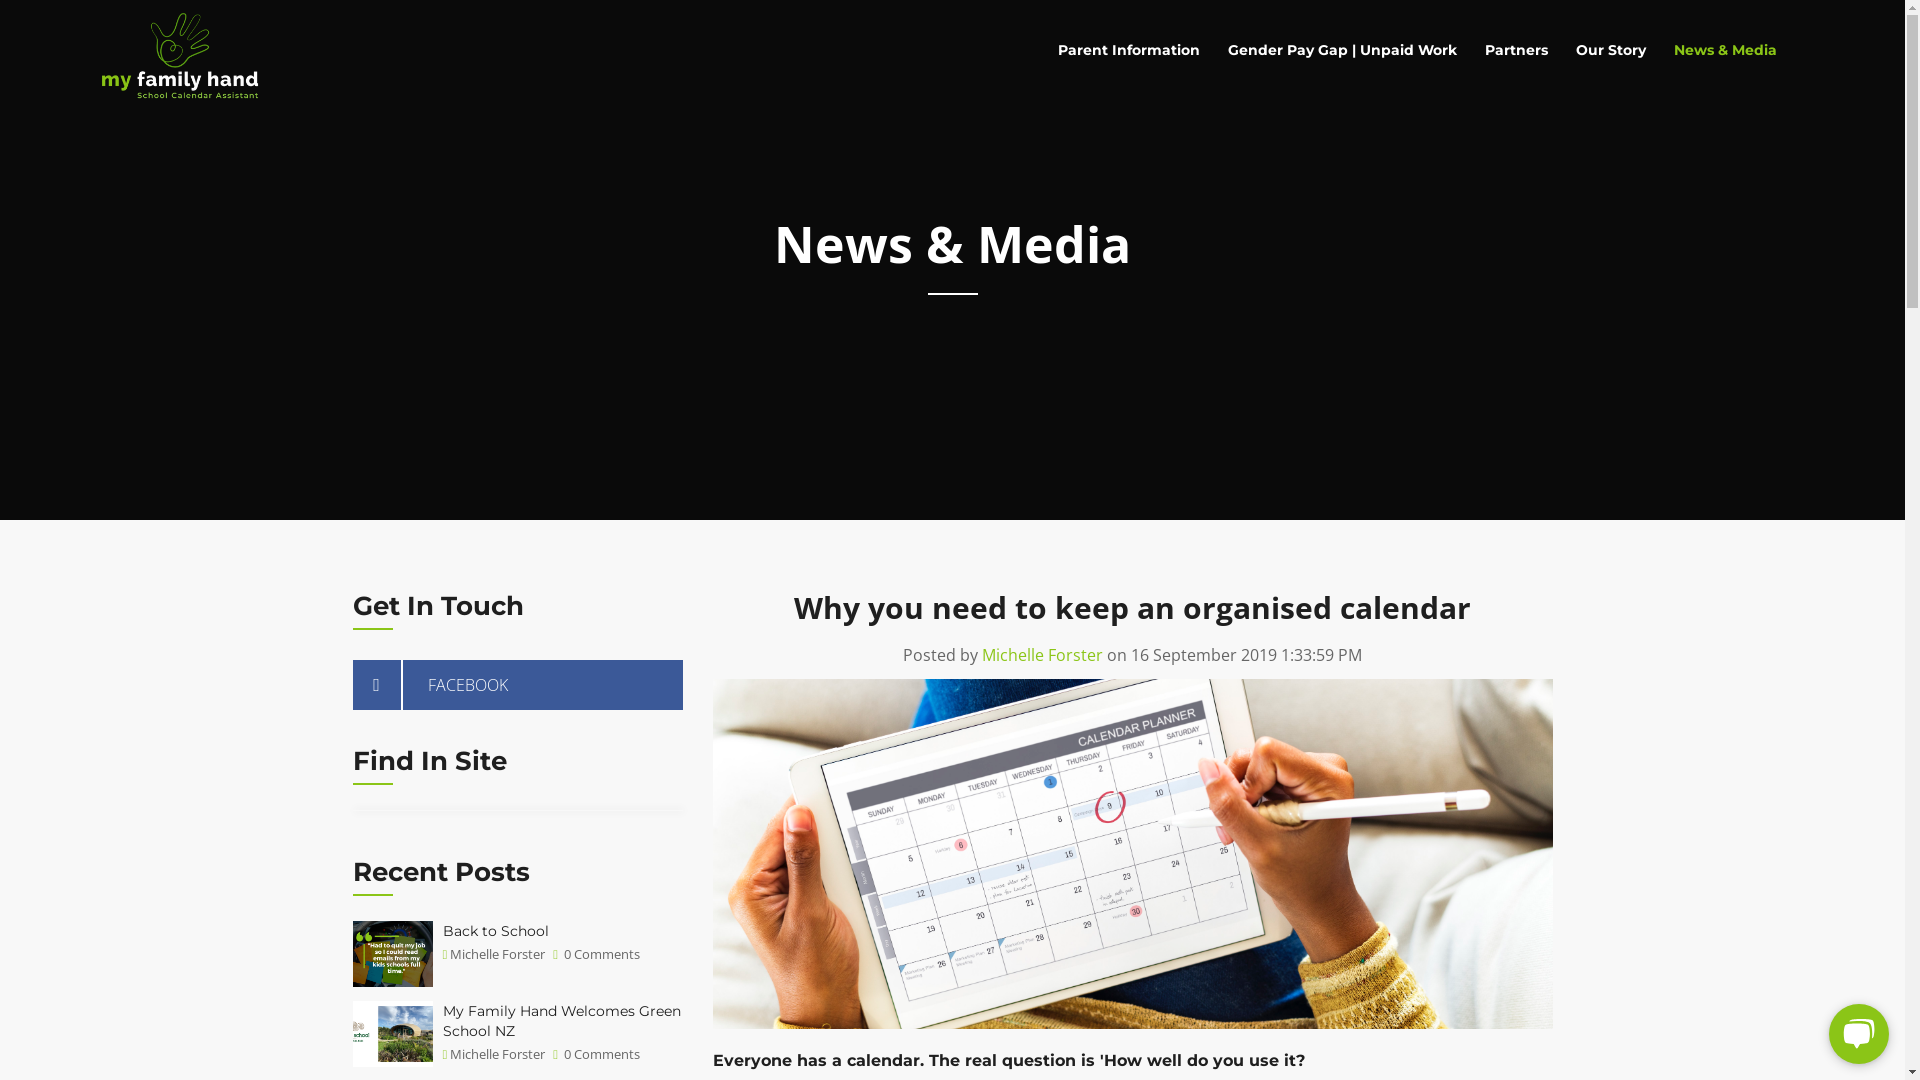 This screenshot has width=1920, height=1080. I want to click on 'Gender Pay Gap | Unpaid Work', so click(1342, 49).